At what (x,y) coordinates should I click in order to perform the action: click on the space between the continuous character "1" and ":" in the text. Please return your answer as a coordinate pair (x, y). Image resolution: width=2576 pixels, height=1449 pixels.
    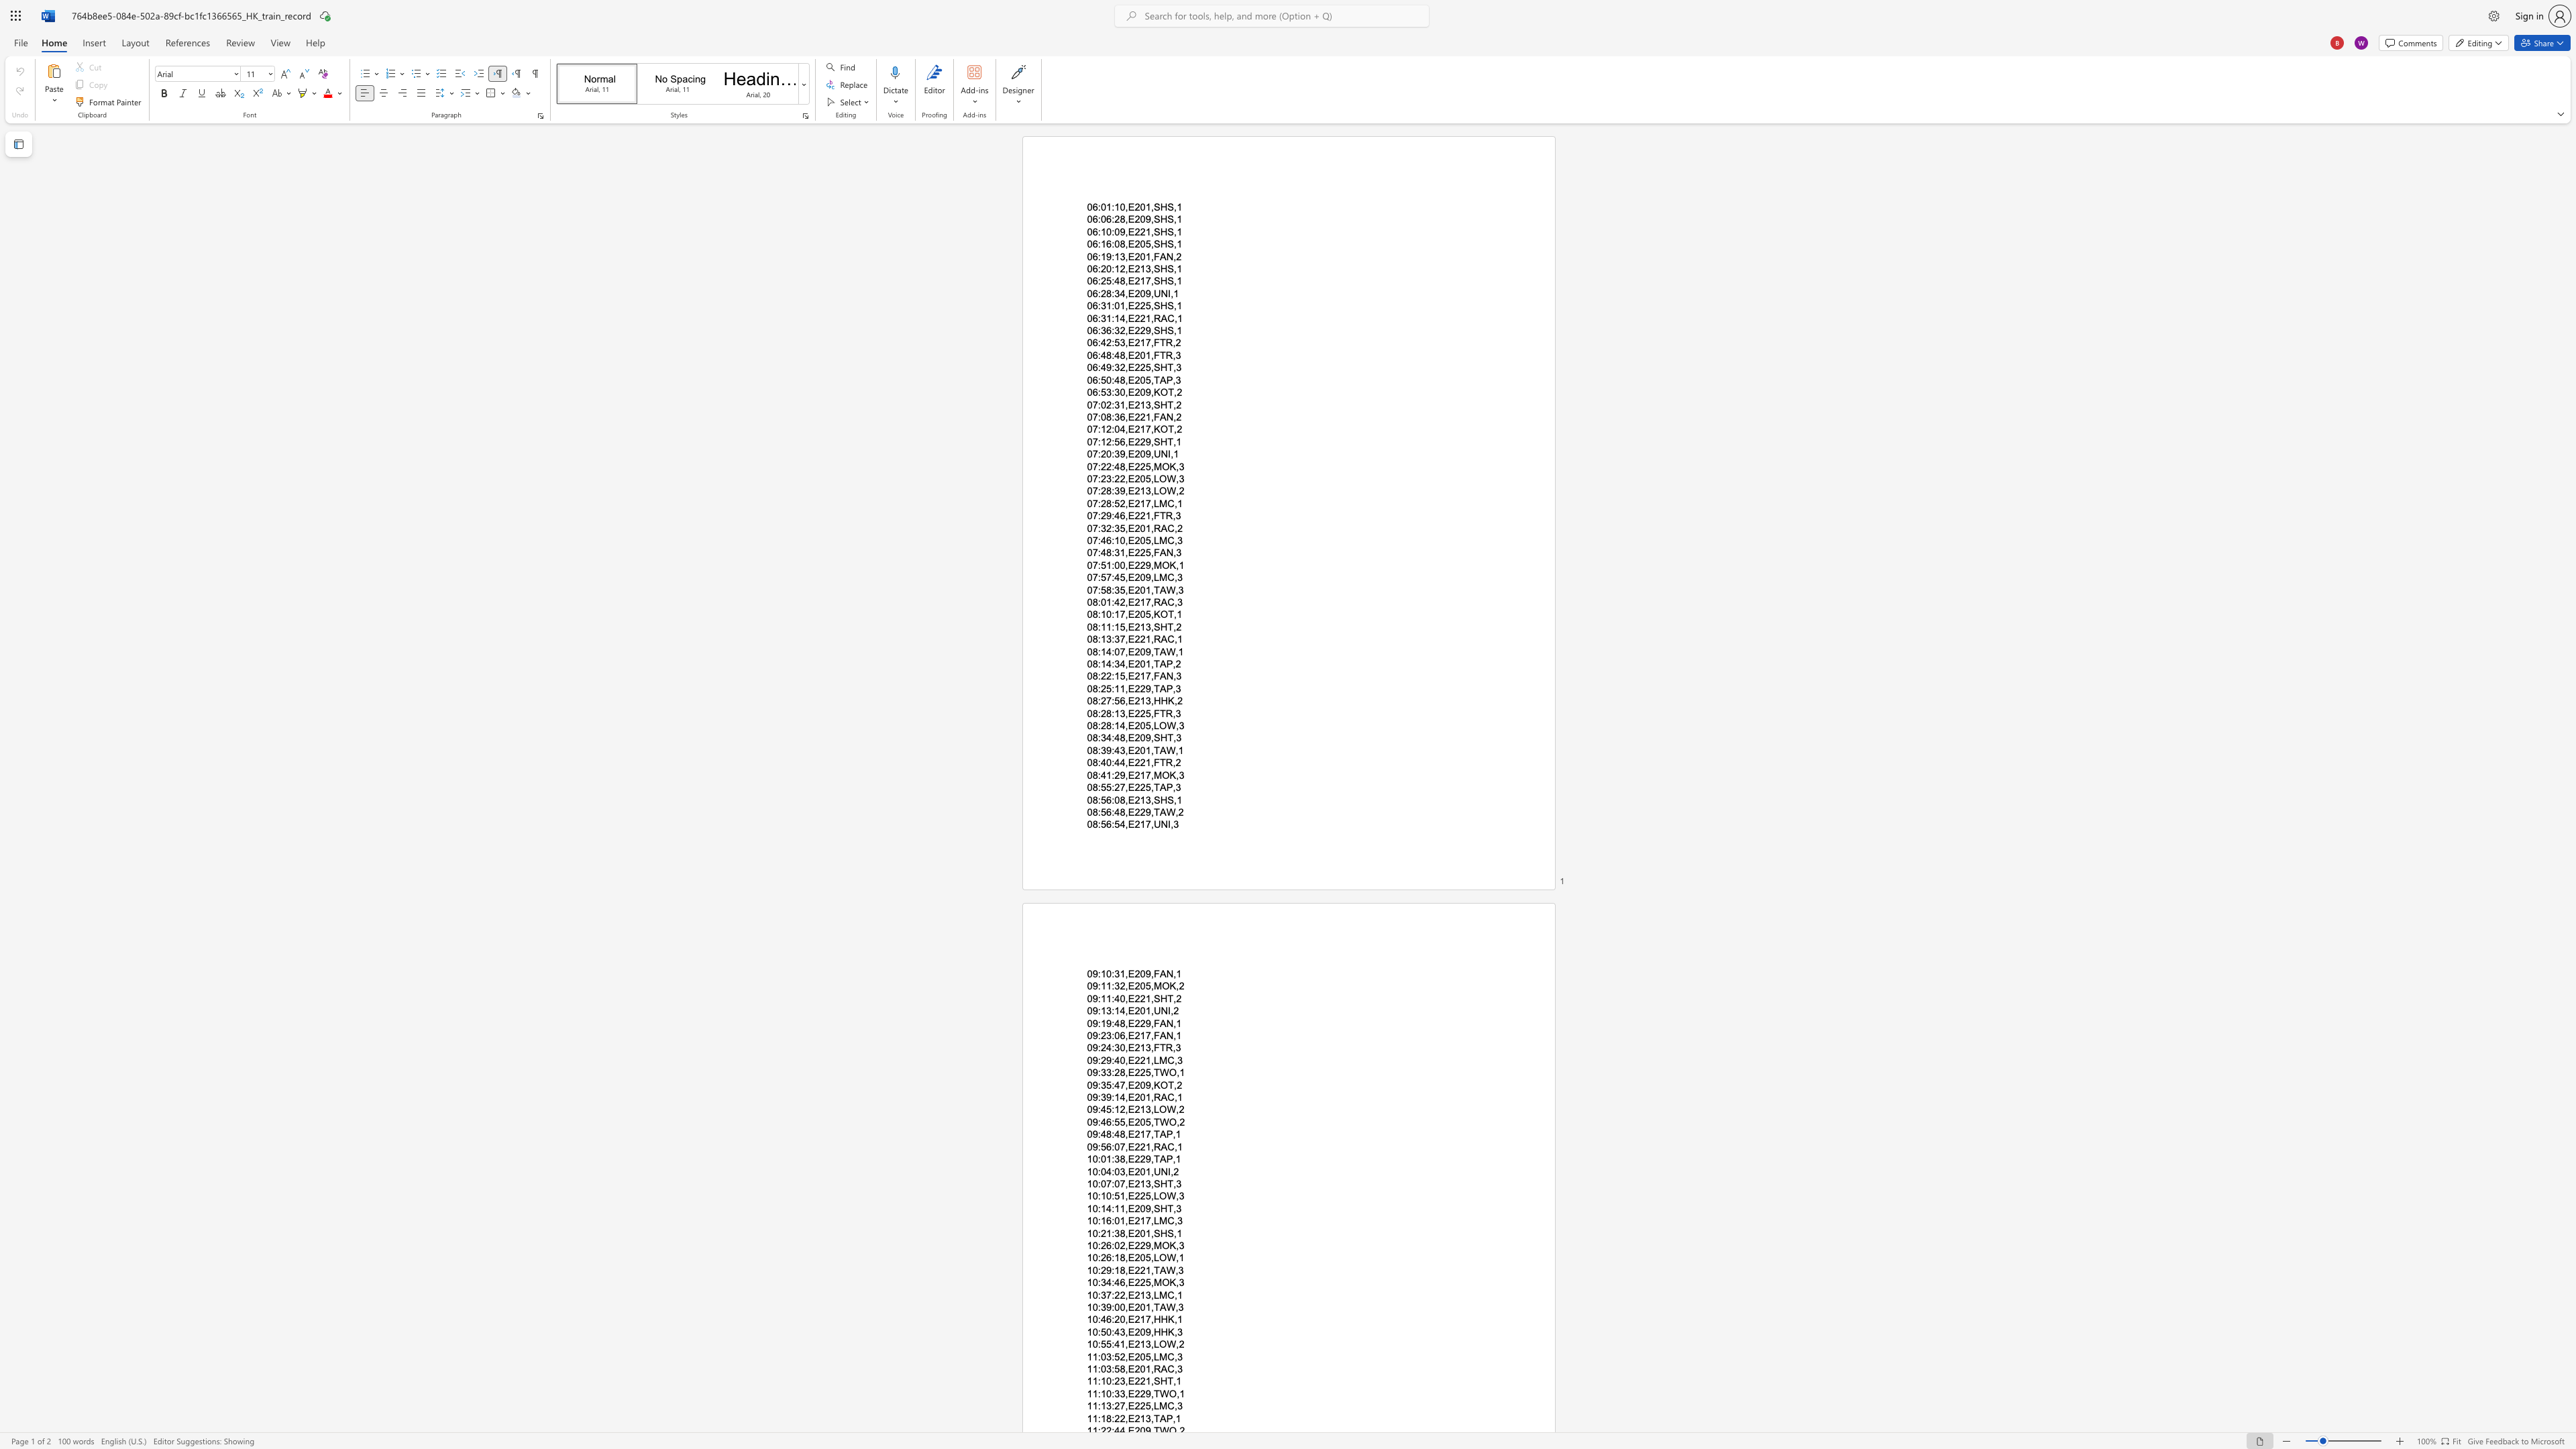
    Looking at the image, I should click on (1111, 305).